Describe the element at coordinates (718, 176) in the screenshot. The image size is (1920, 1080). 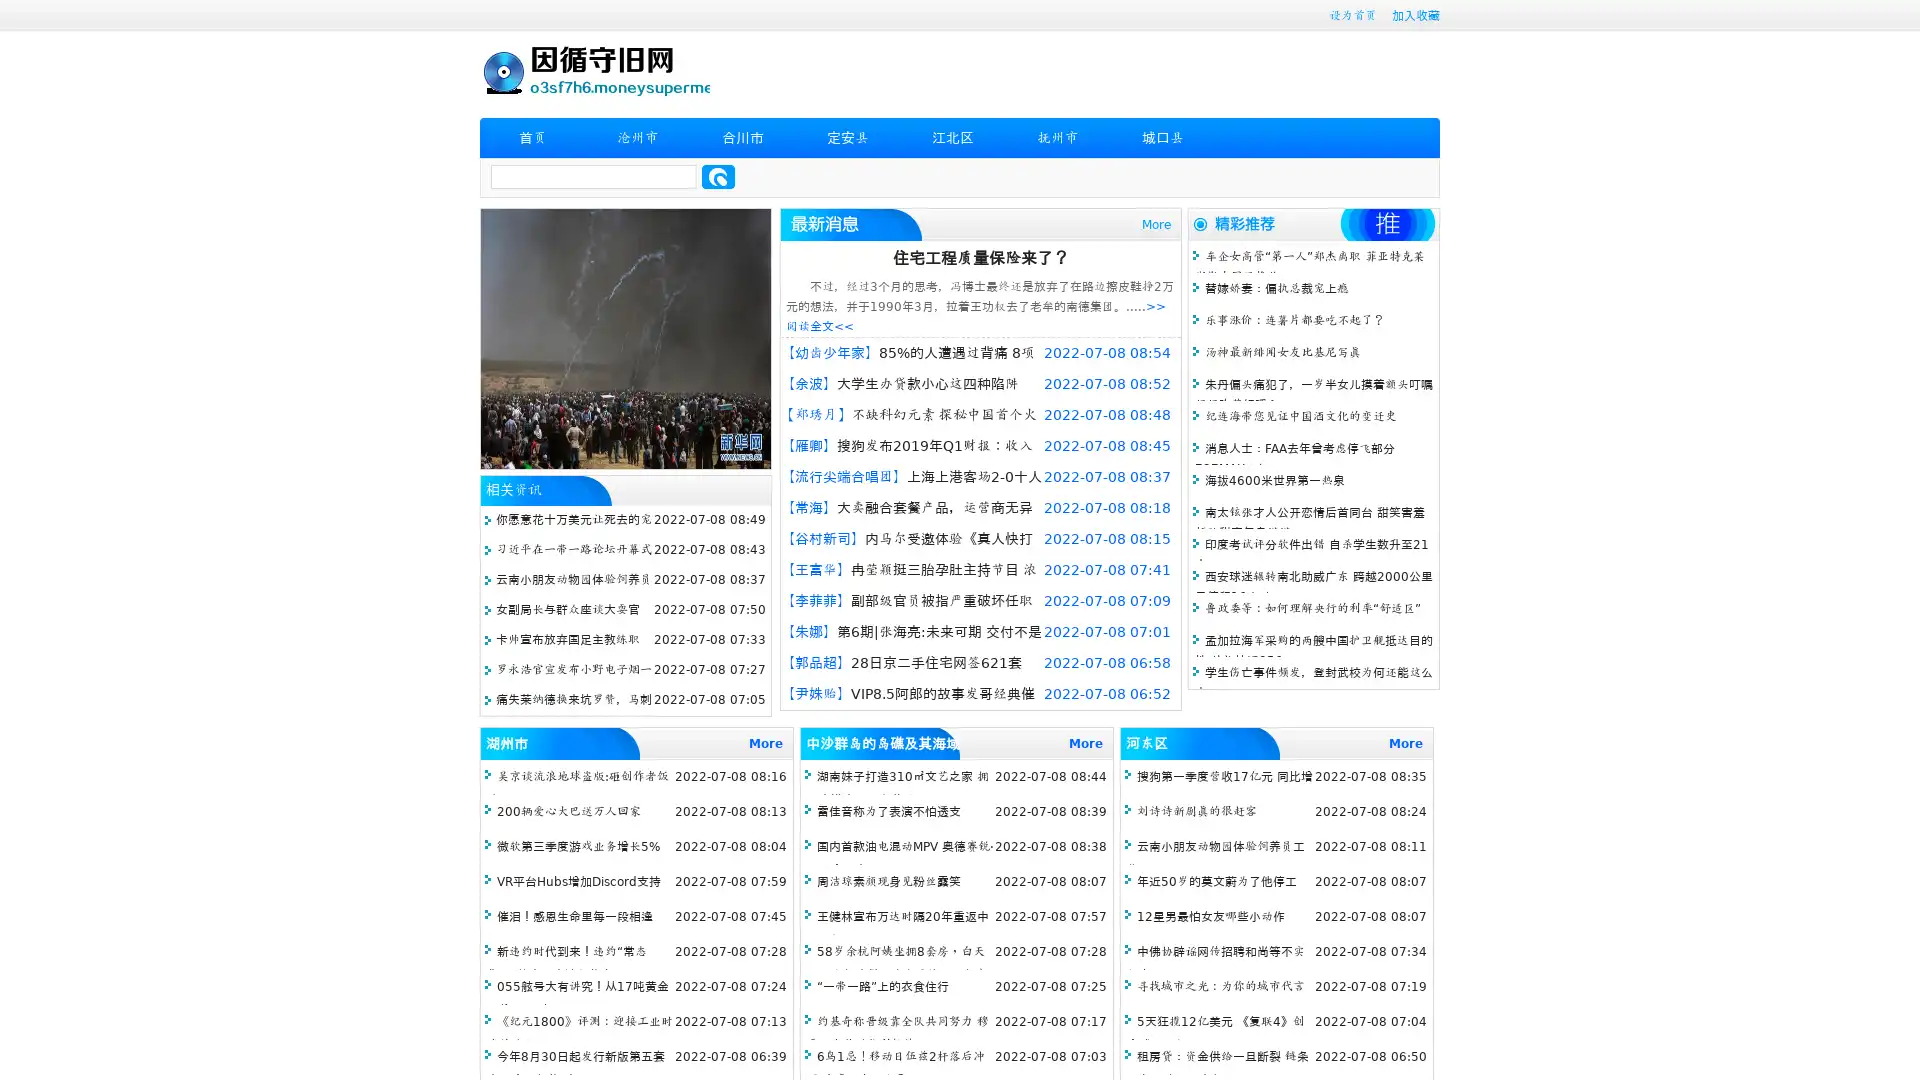
I see `Search` at that location.